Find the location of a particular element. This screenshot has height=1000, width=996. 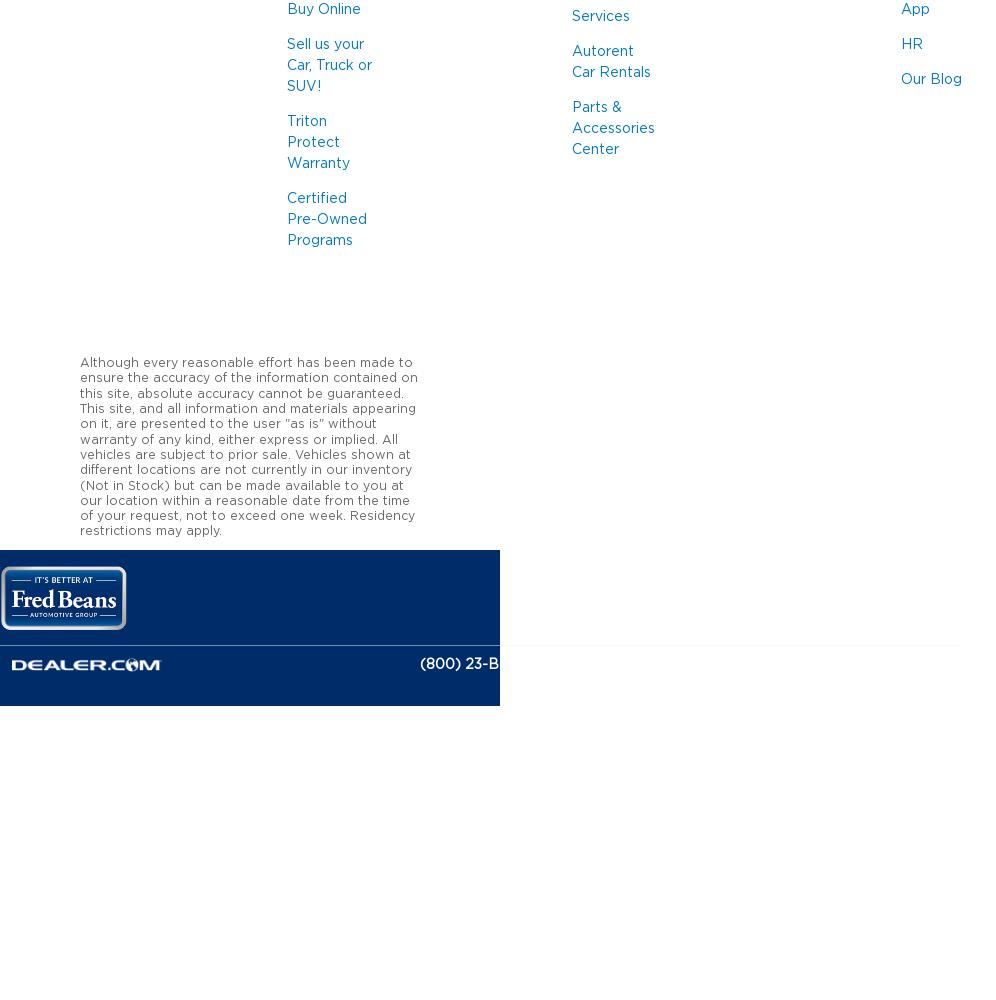

'Autorent Car Rentals' is located at coordinates (611, 62).